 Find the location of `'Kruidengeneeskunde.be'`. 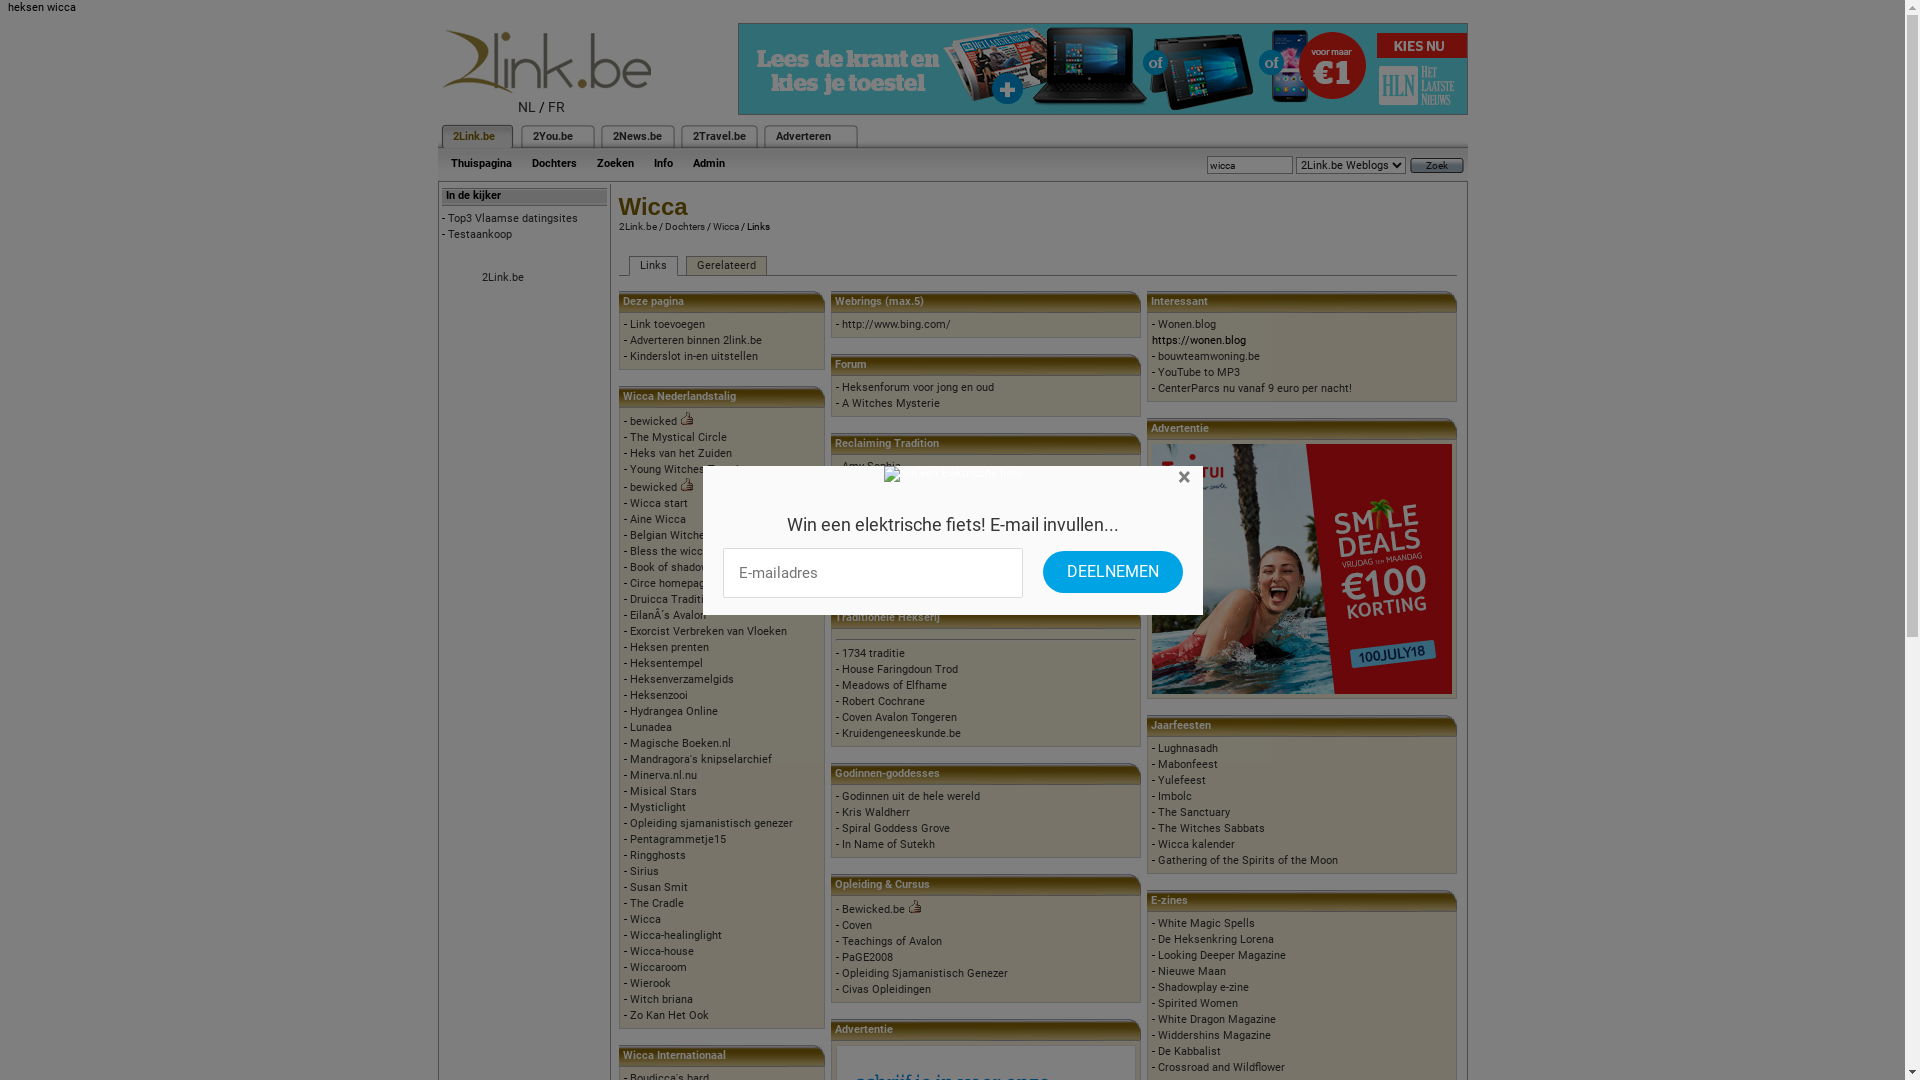

'Kruidengeneeskunde.be' is located at coordinates (900, 733).